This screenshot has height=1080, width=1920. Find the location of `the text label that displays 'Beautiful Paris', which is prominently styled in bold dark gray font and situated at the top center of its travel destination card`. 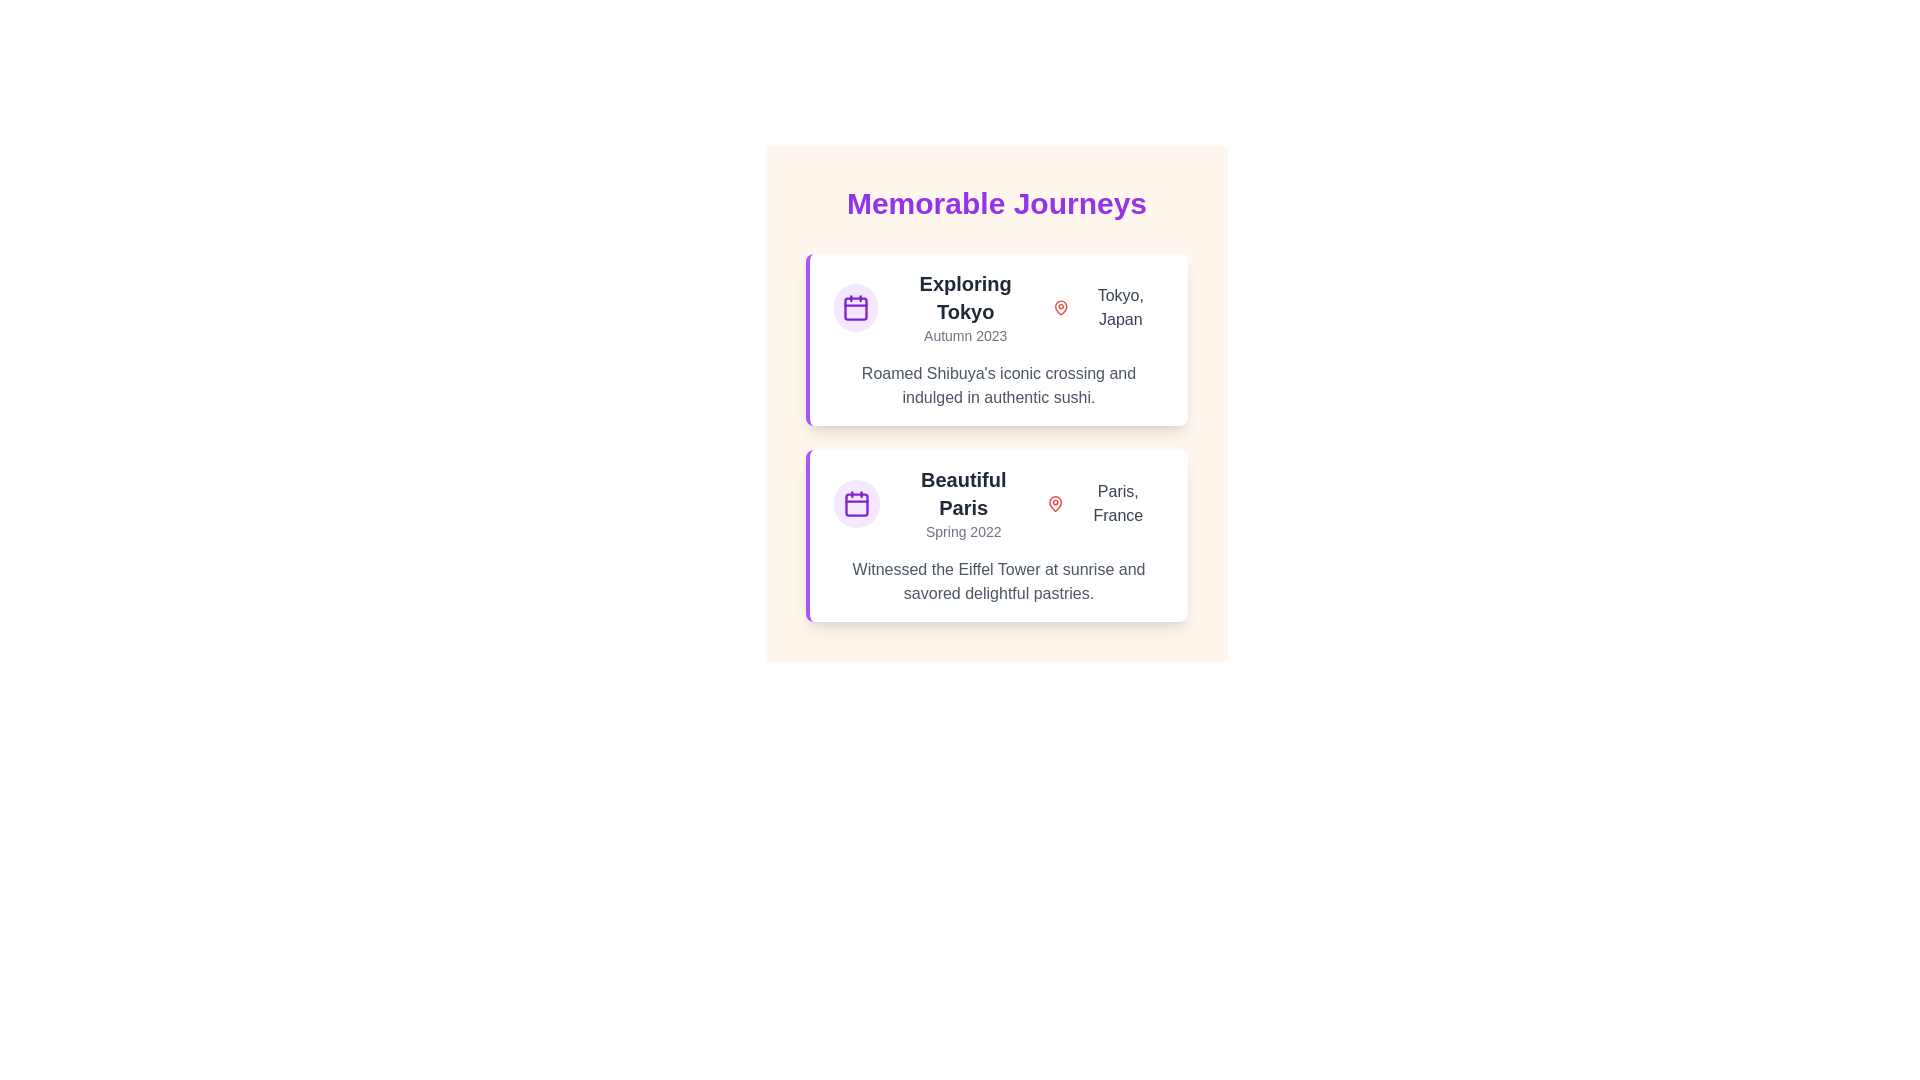

the text label that displays 'Beautiful Paris', which is prominently styled in bold dark gray font and situated at the top center of its travel destination card is located at coordinates (963, 493).